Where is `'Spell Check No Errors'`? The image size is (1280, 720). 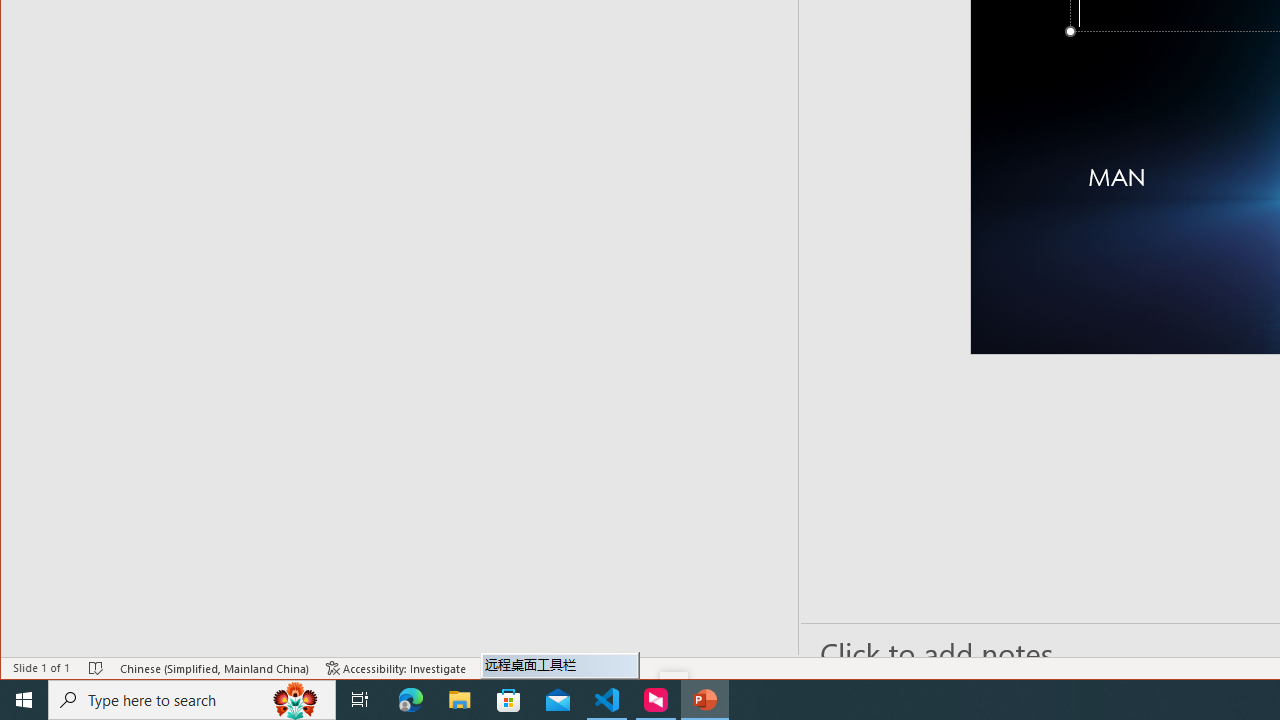
'Spell Check No Errors' is located at coordinates (95, 668).